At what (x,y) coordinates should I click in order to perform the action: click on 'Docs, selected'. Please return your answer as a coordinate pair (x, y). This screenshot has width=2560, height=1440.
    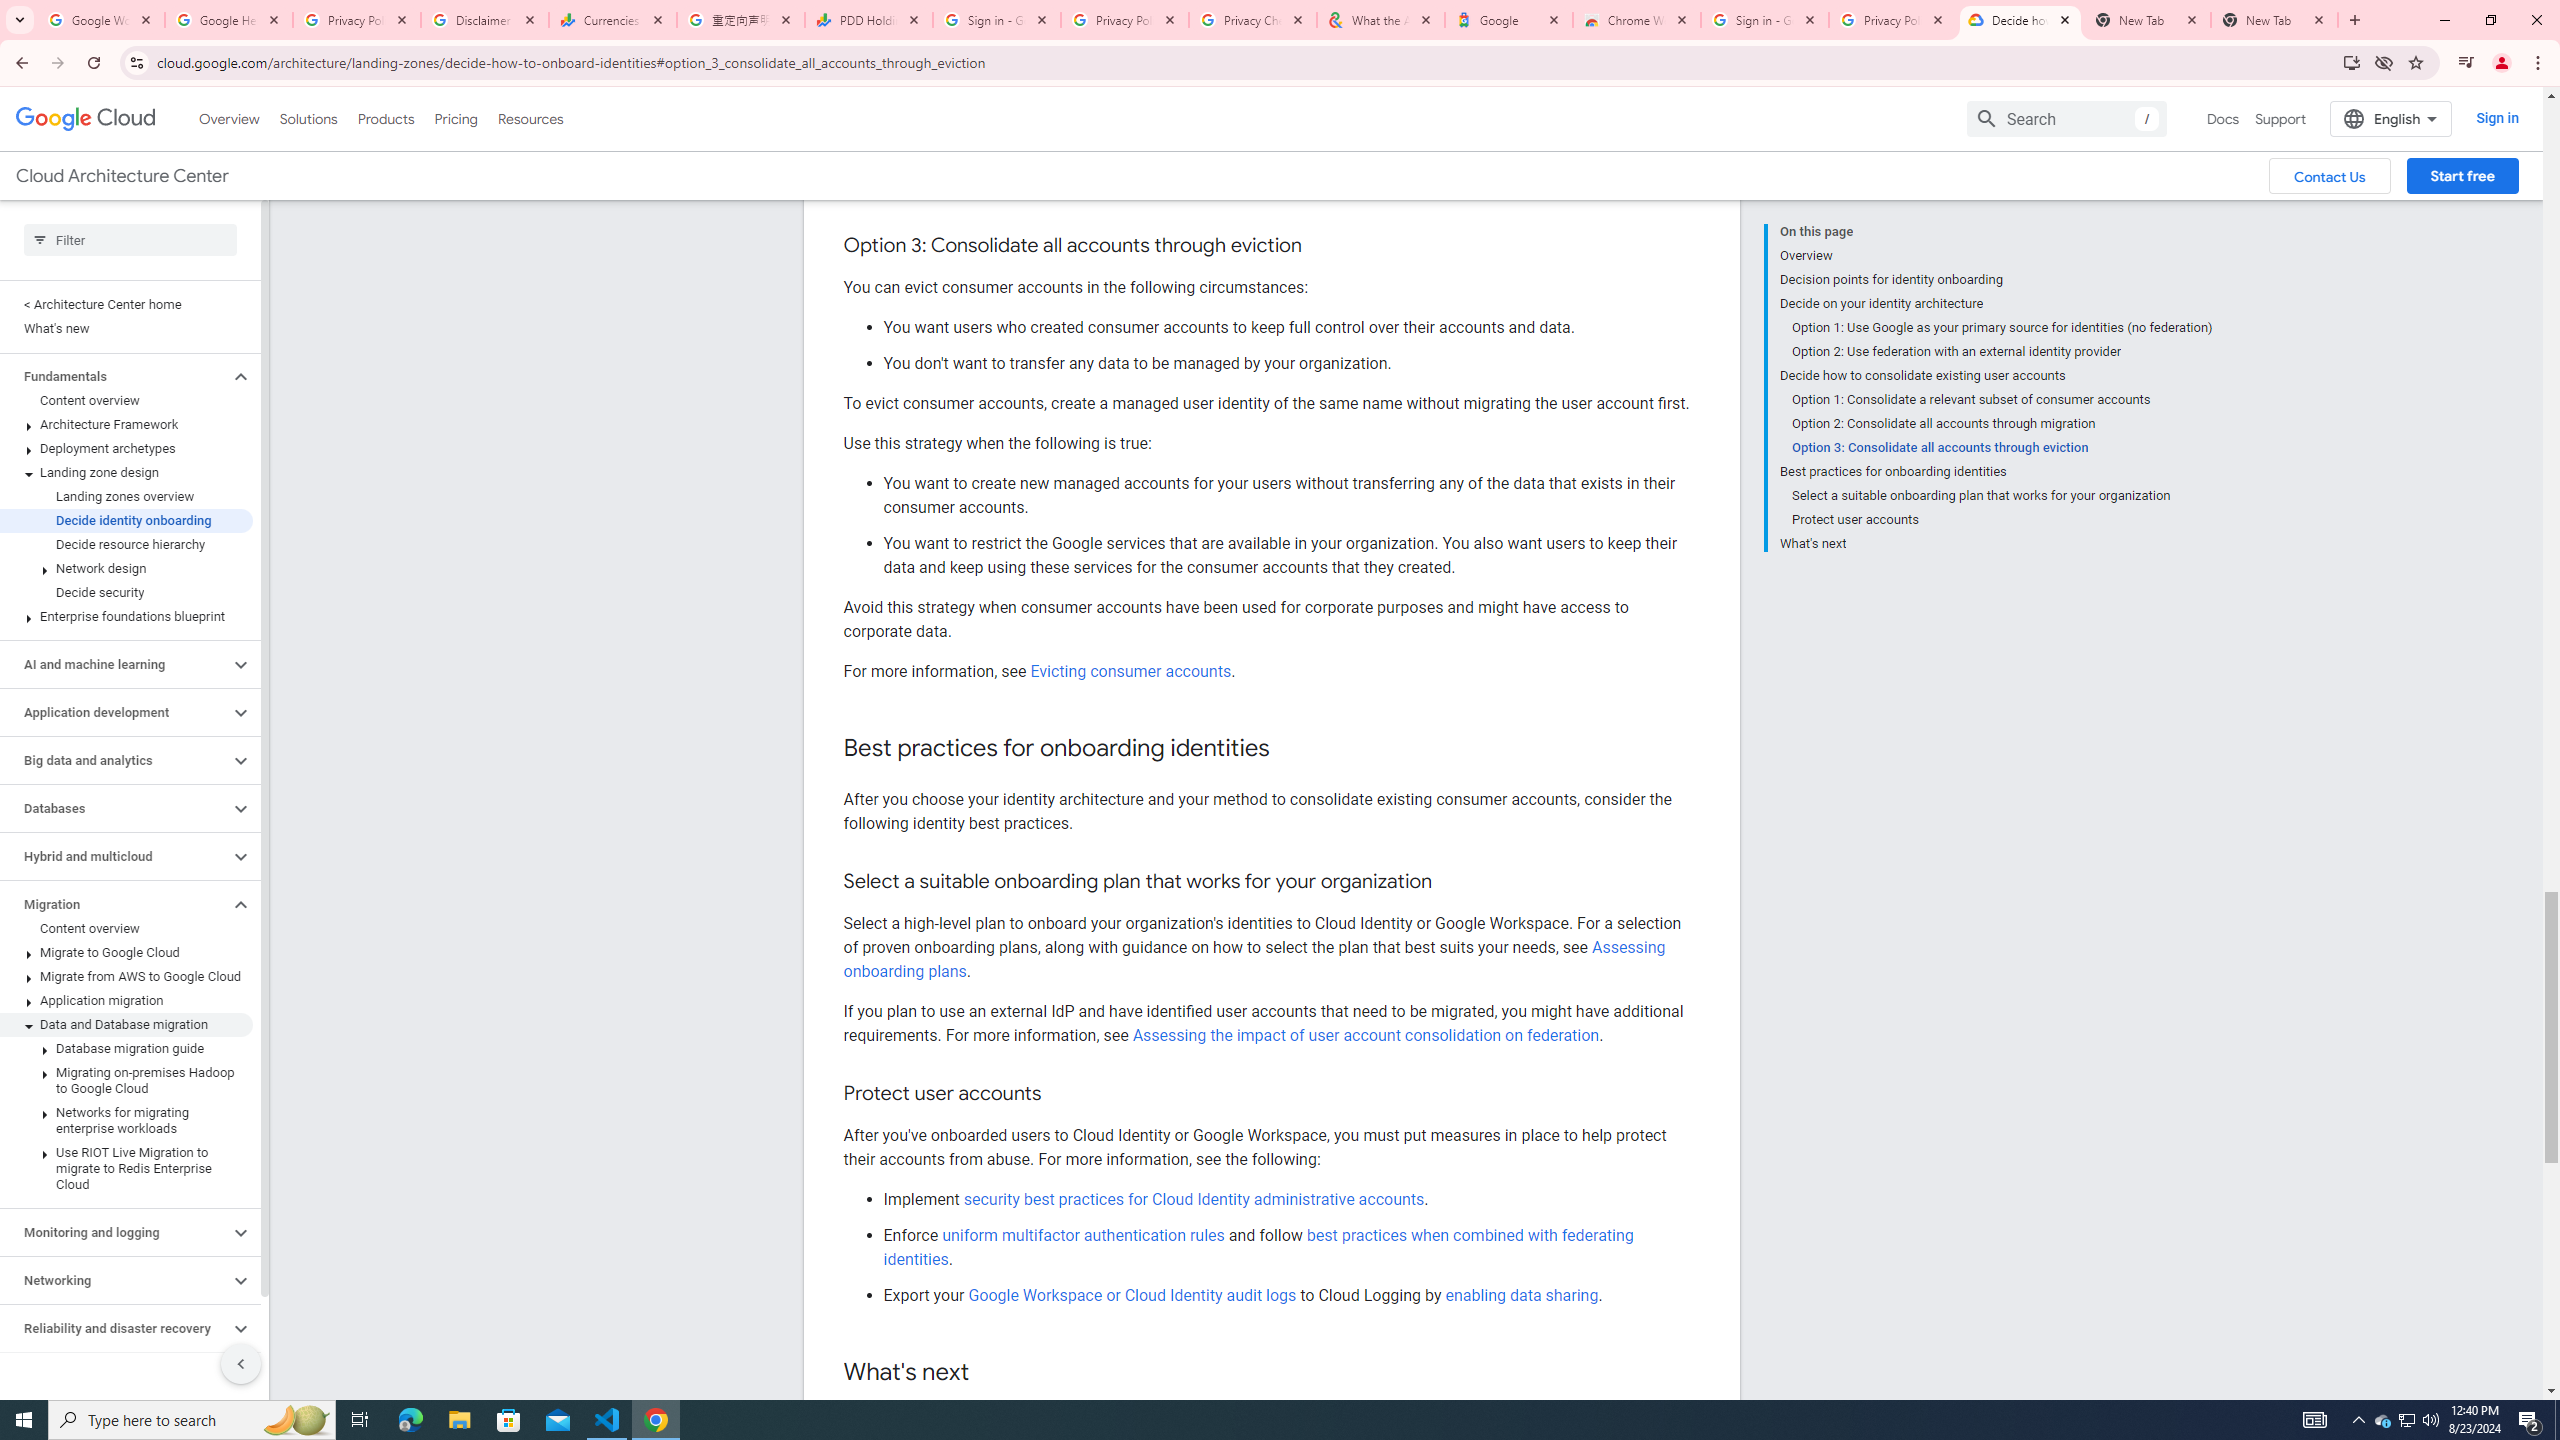
    Looking at the image, I should click on (2222, 118).